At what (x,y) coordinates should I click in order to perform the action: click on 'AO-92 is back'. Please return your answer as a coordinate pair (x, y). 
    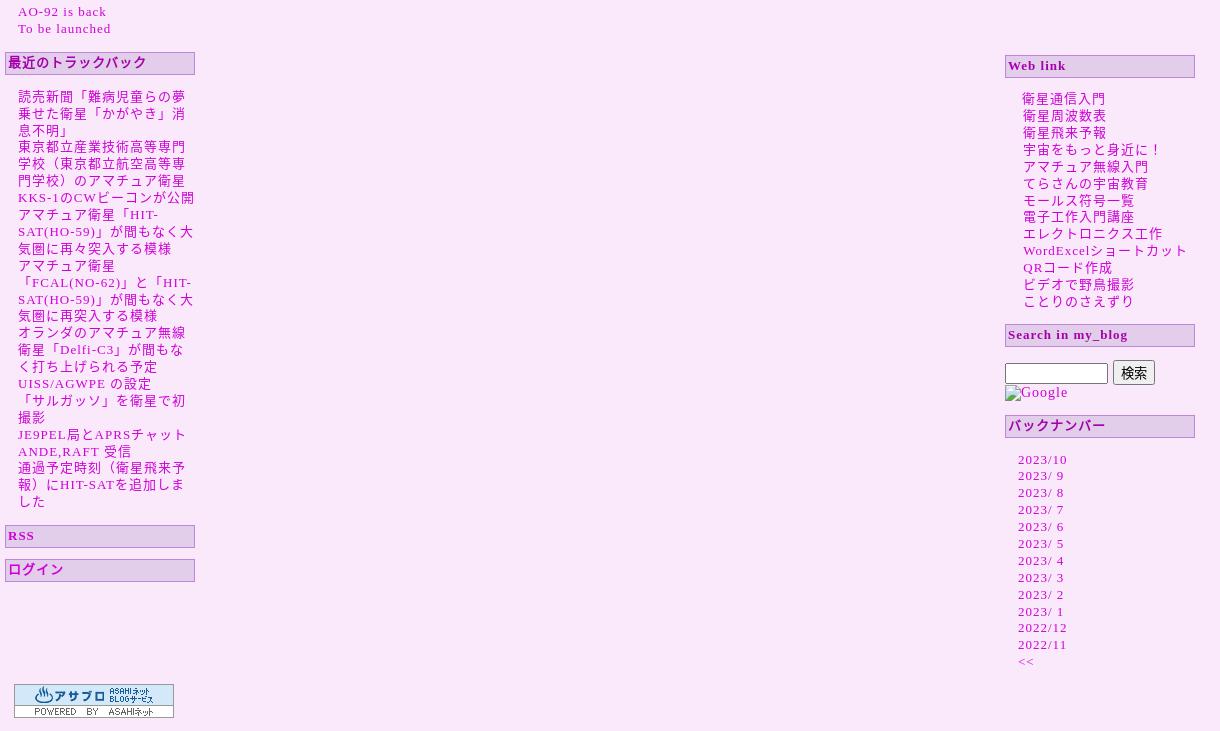
    Looking at the image, I should click on (60, 10).